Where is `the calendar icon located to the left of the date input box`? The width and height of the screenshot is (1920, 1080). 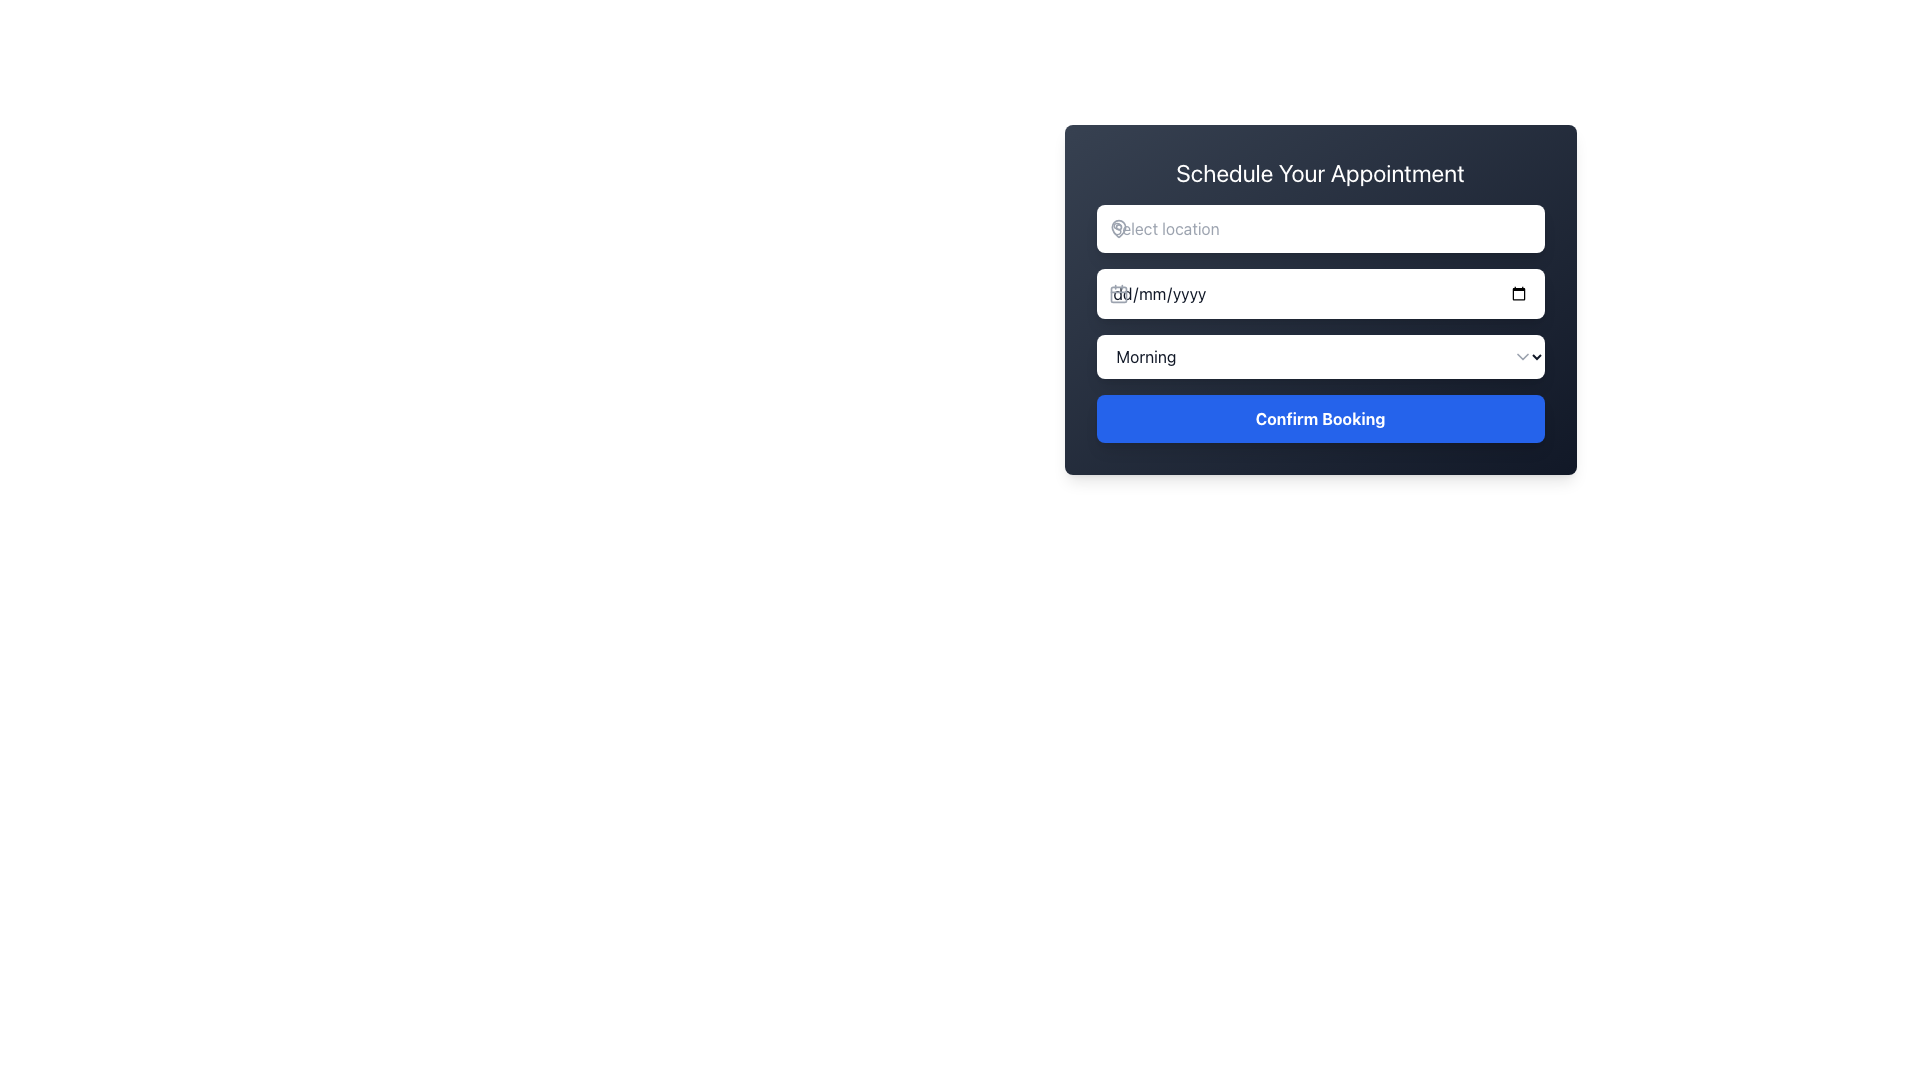
the calendar icon located to the left of the date input box is located at coordinates (1117, 293).